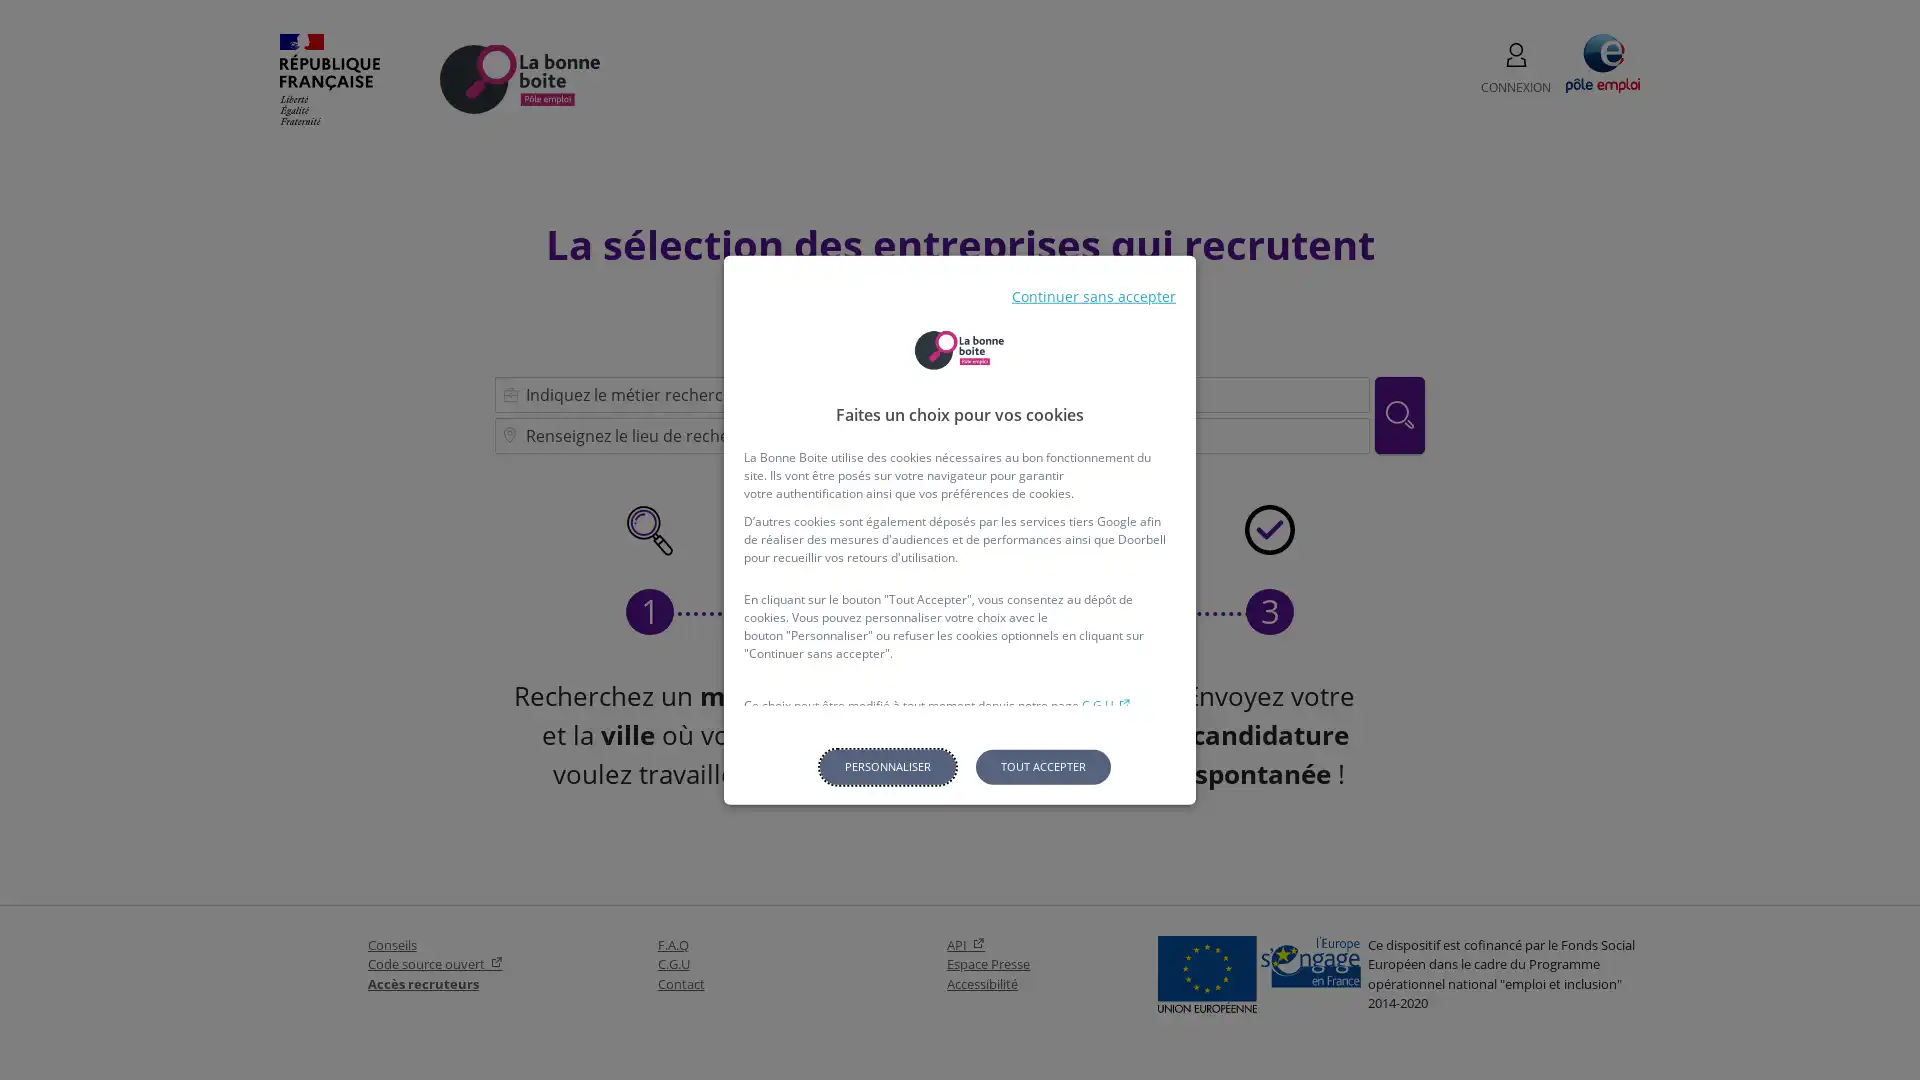 This screenshot has height=1080, width=1920. What do you see at coordinates (886, 765) in the screenshot?
I see `Personnaliser les parametres de confidentialite` at bounding box center [886, 765].